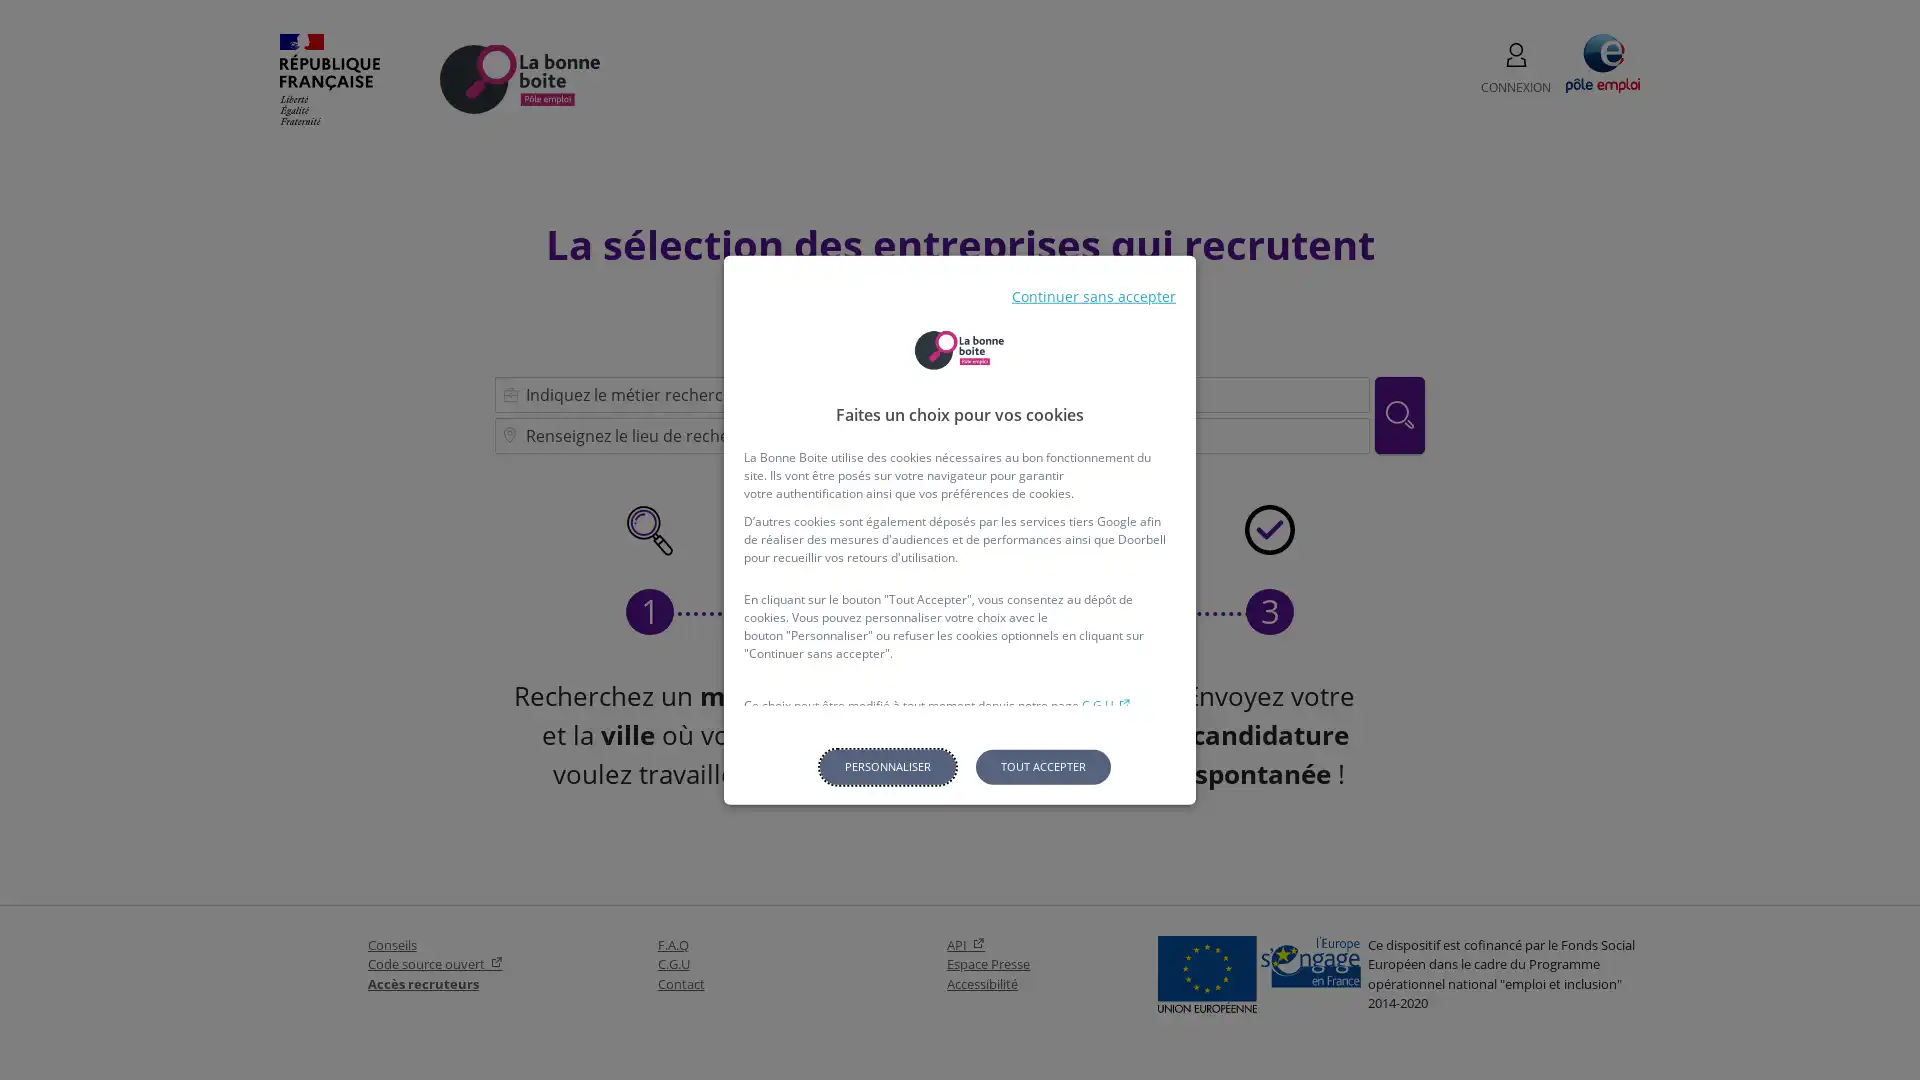 This screenshot has height=1080, width=1920. What do you see at coordinates (886, 765) in the screenshot?
I see `Personnaliser les parametres de confidentialite` at bounding box center [886, 765].